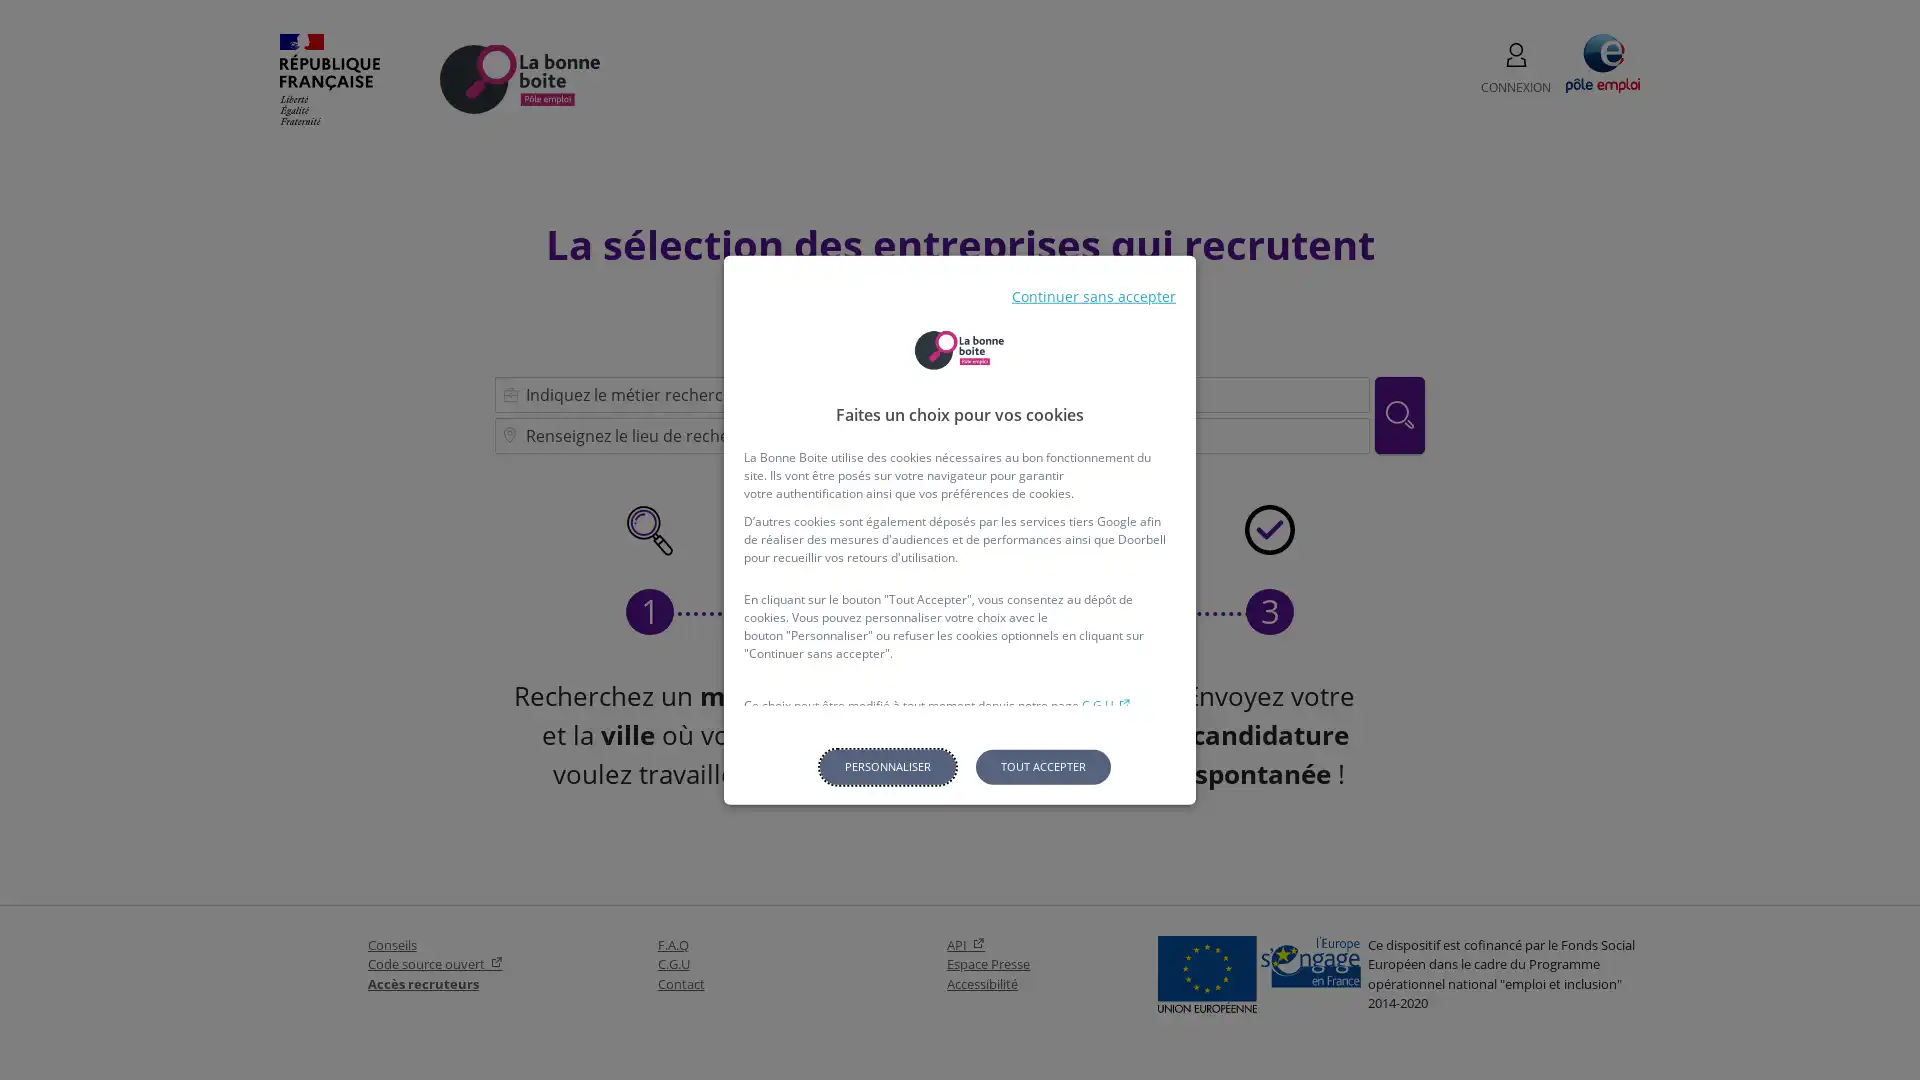 This screenshot has height=1080, width=1920. What do you see at coordinates (886, 765) in the screenshot?
I see `Personnaliser les parametres de confidentialite` at bounding box center [886, 765].